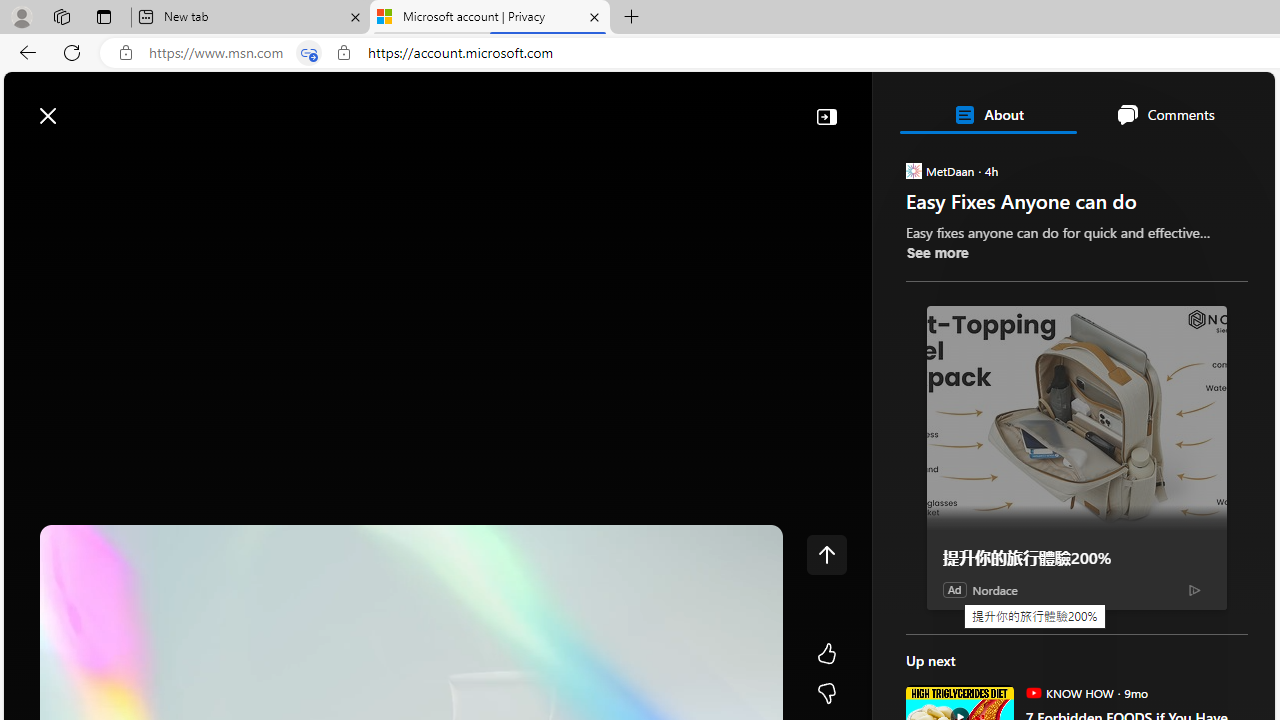 The height and width of the screenshot is (720, 1280). Describe the element at coordinates (308, 52) in the screenshot. I see `'Tabs in split screen'` at that location.